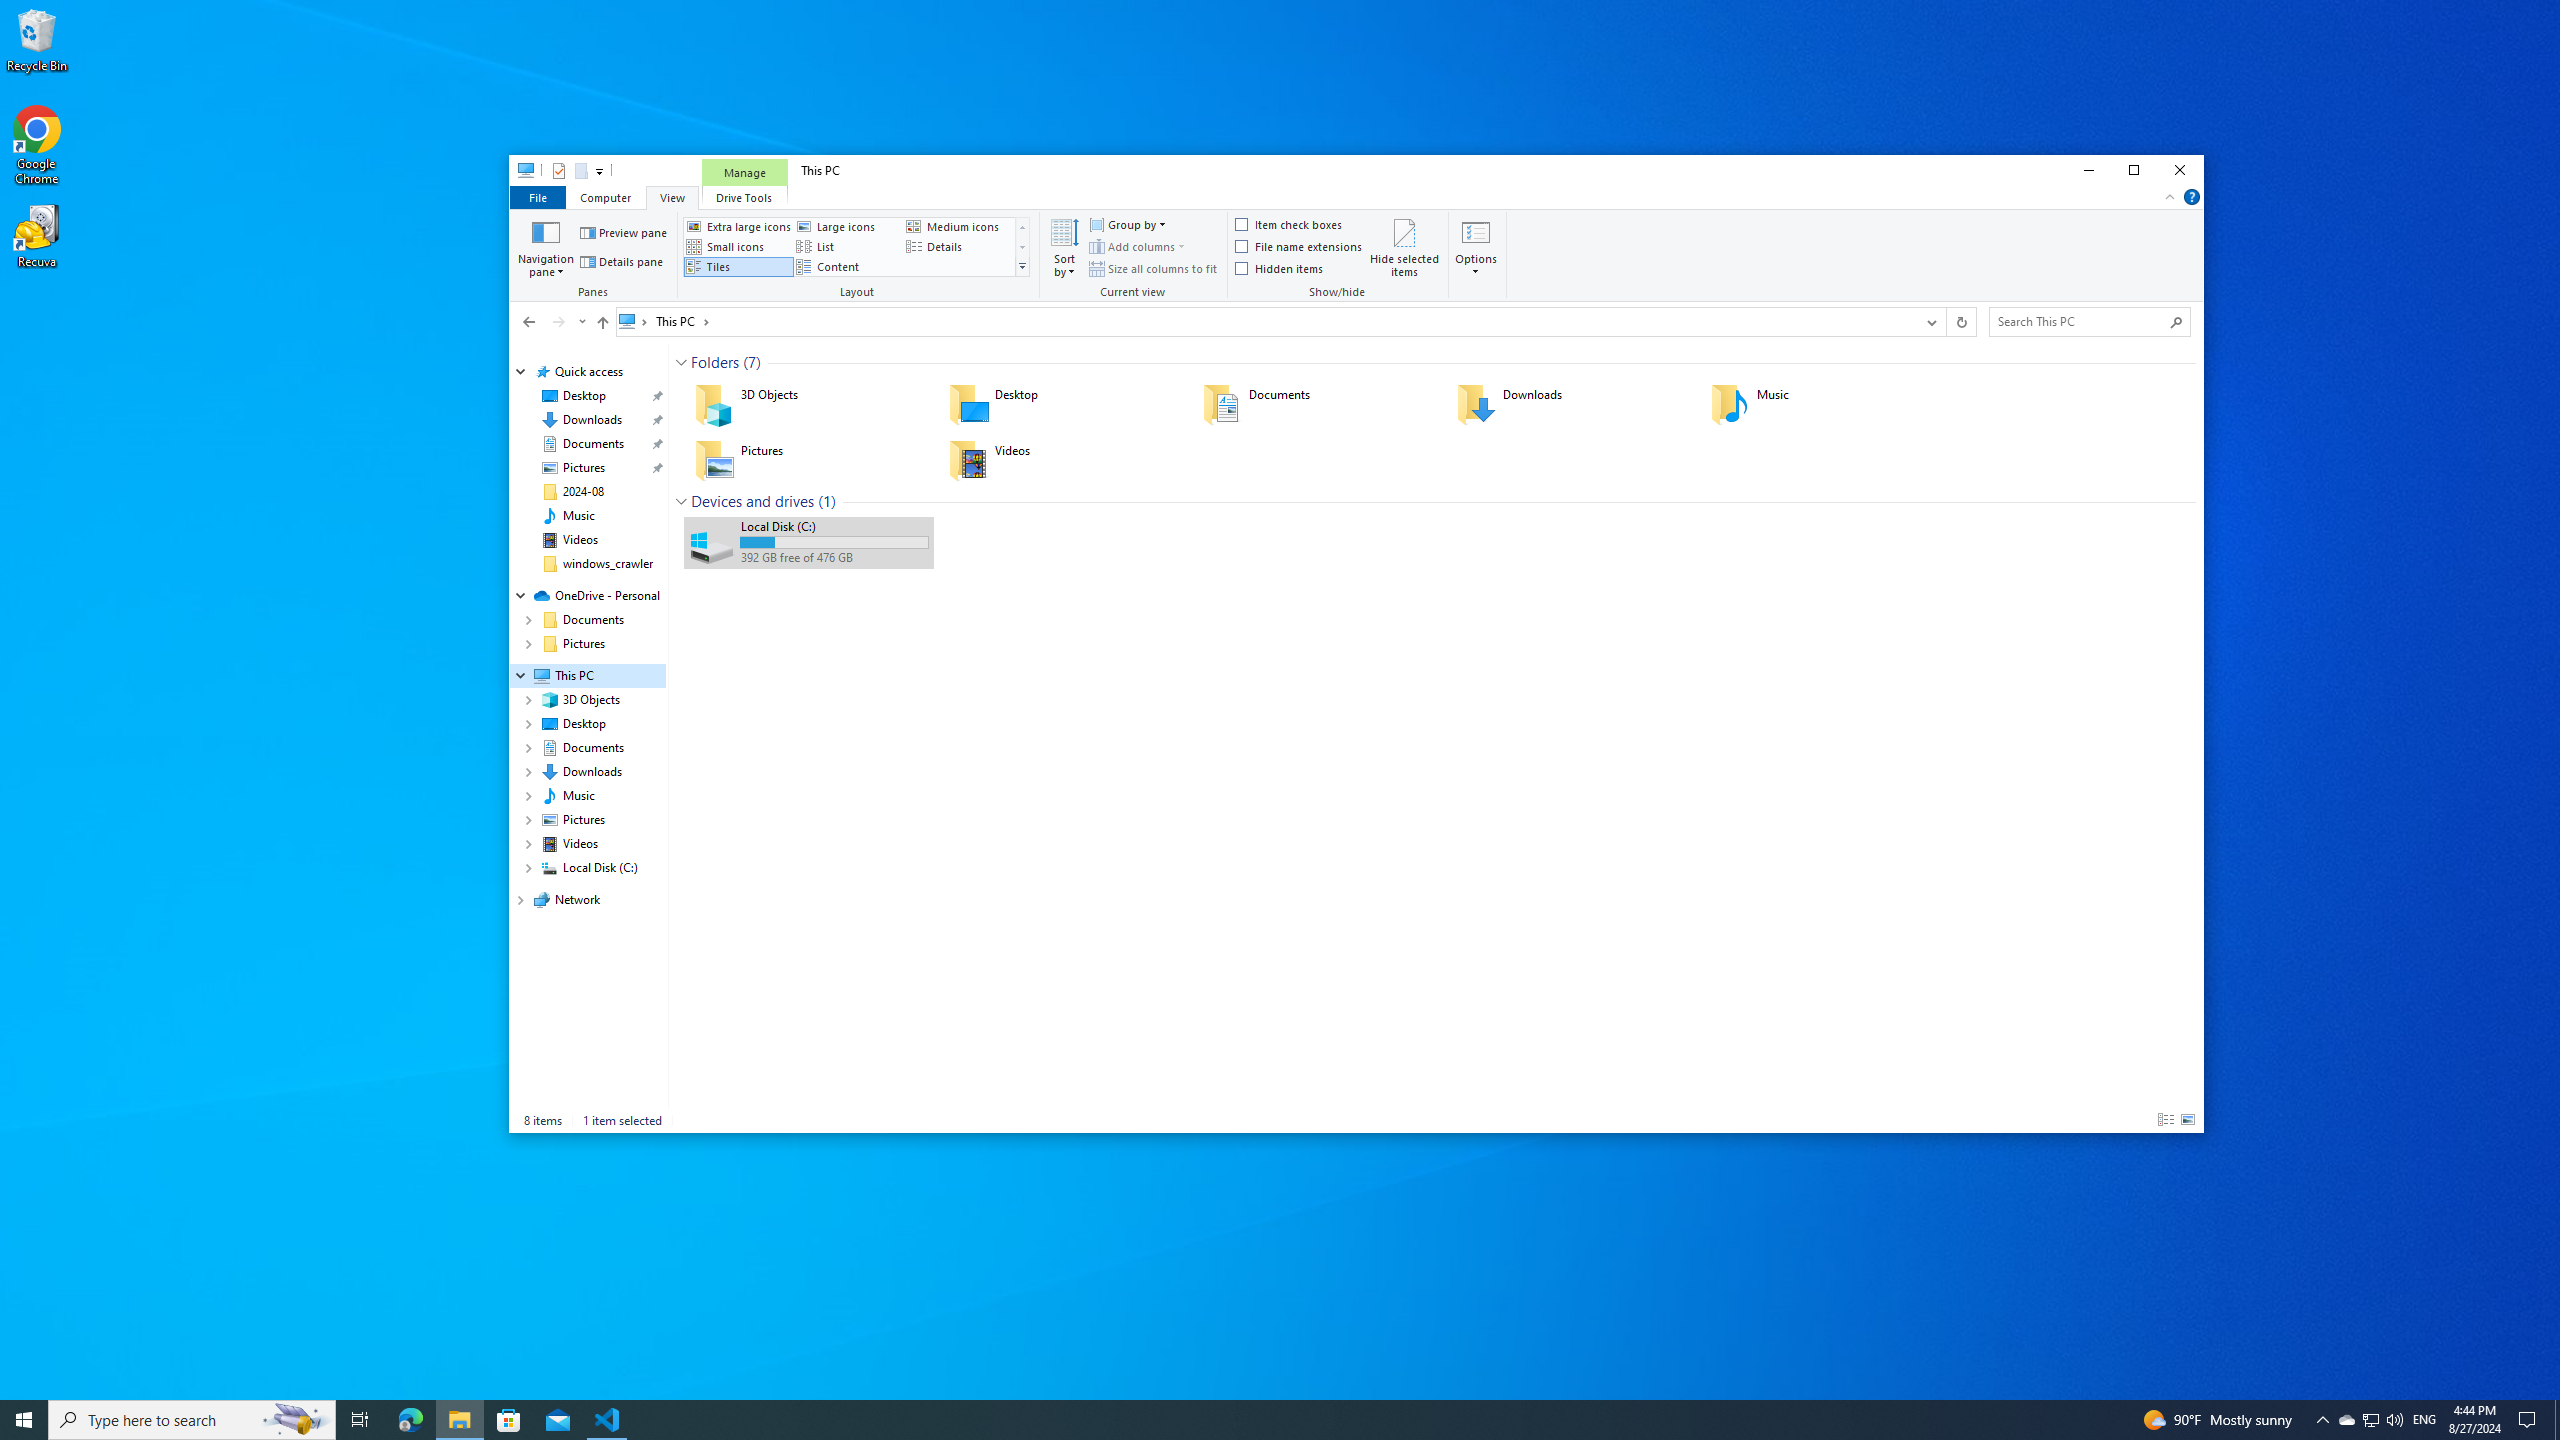  Describe the element at coordinates (2168, 195) in the screenshot. I see `'Minimize the Ribbon'` at that location.